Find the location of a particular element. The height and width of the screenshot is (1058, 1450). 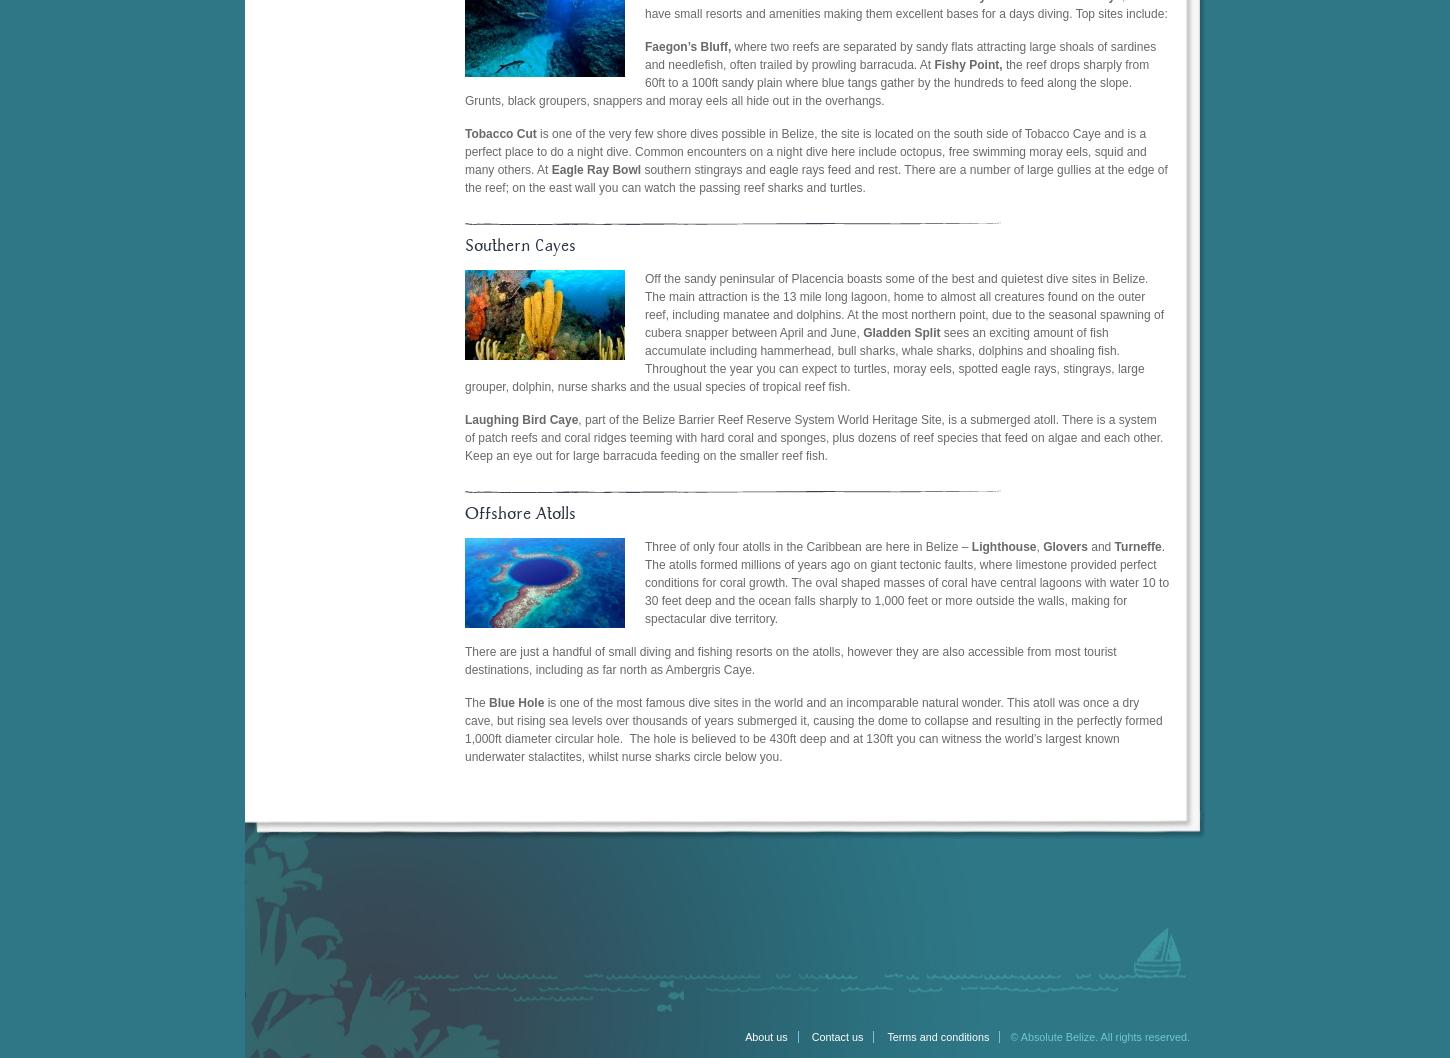

'sees an exciting amount of fish accumulate including hammerhead, bull sharks, whale sharks, dolphins and shoaling fish.  Throughout the year you can expect to turtles, moray eels, spotted eagle rays, stingrays, large grouper, dolphin, nurse sharks and the usual species of tropical reef fish.' is located at coordinates (804, 358).